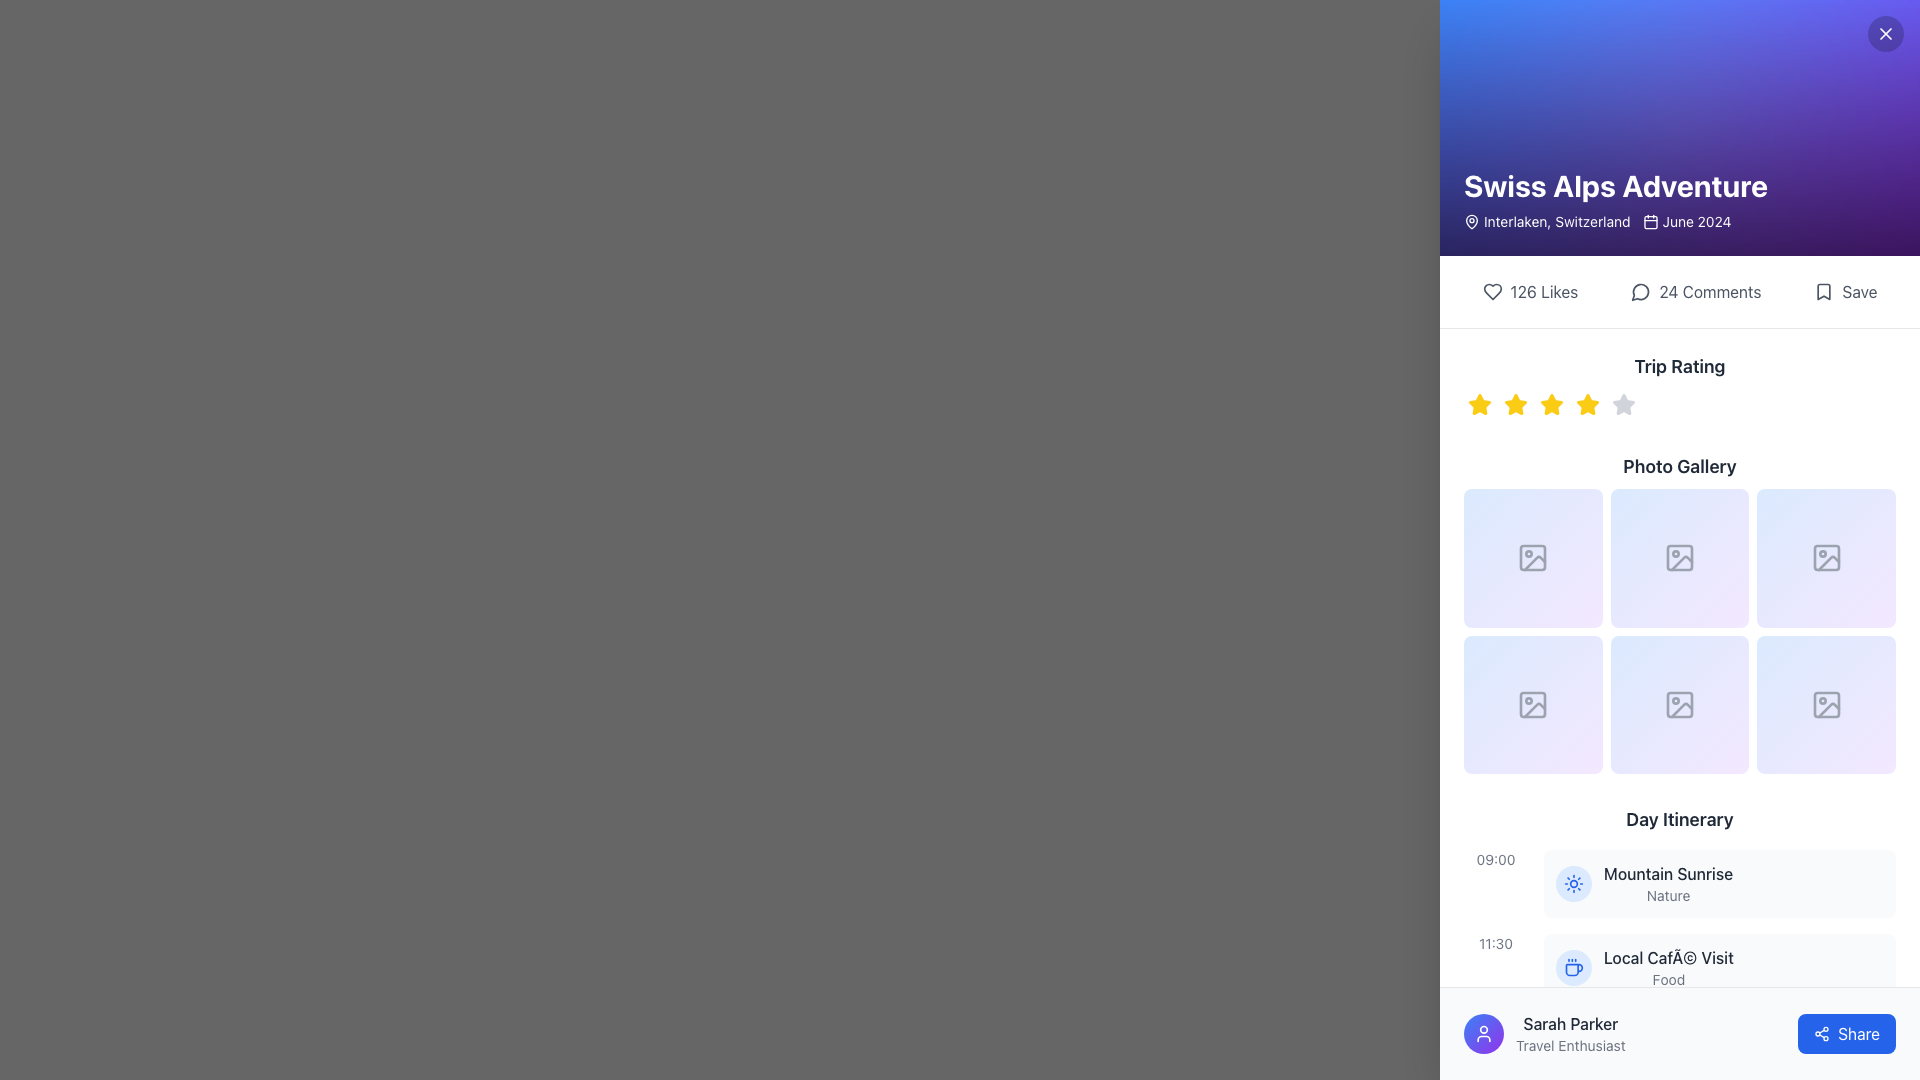 This screenshot has height=1080, width=1920. What do you see at coordinates (1680, 466) in the screenshot?
I see `the 'Photo Gallery' text label, which is styled in bold, larger font and located below the 'Trip Rating' section, above image placeholders` at bounding box center [1680, 466].